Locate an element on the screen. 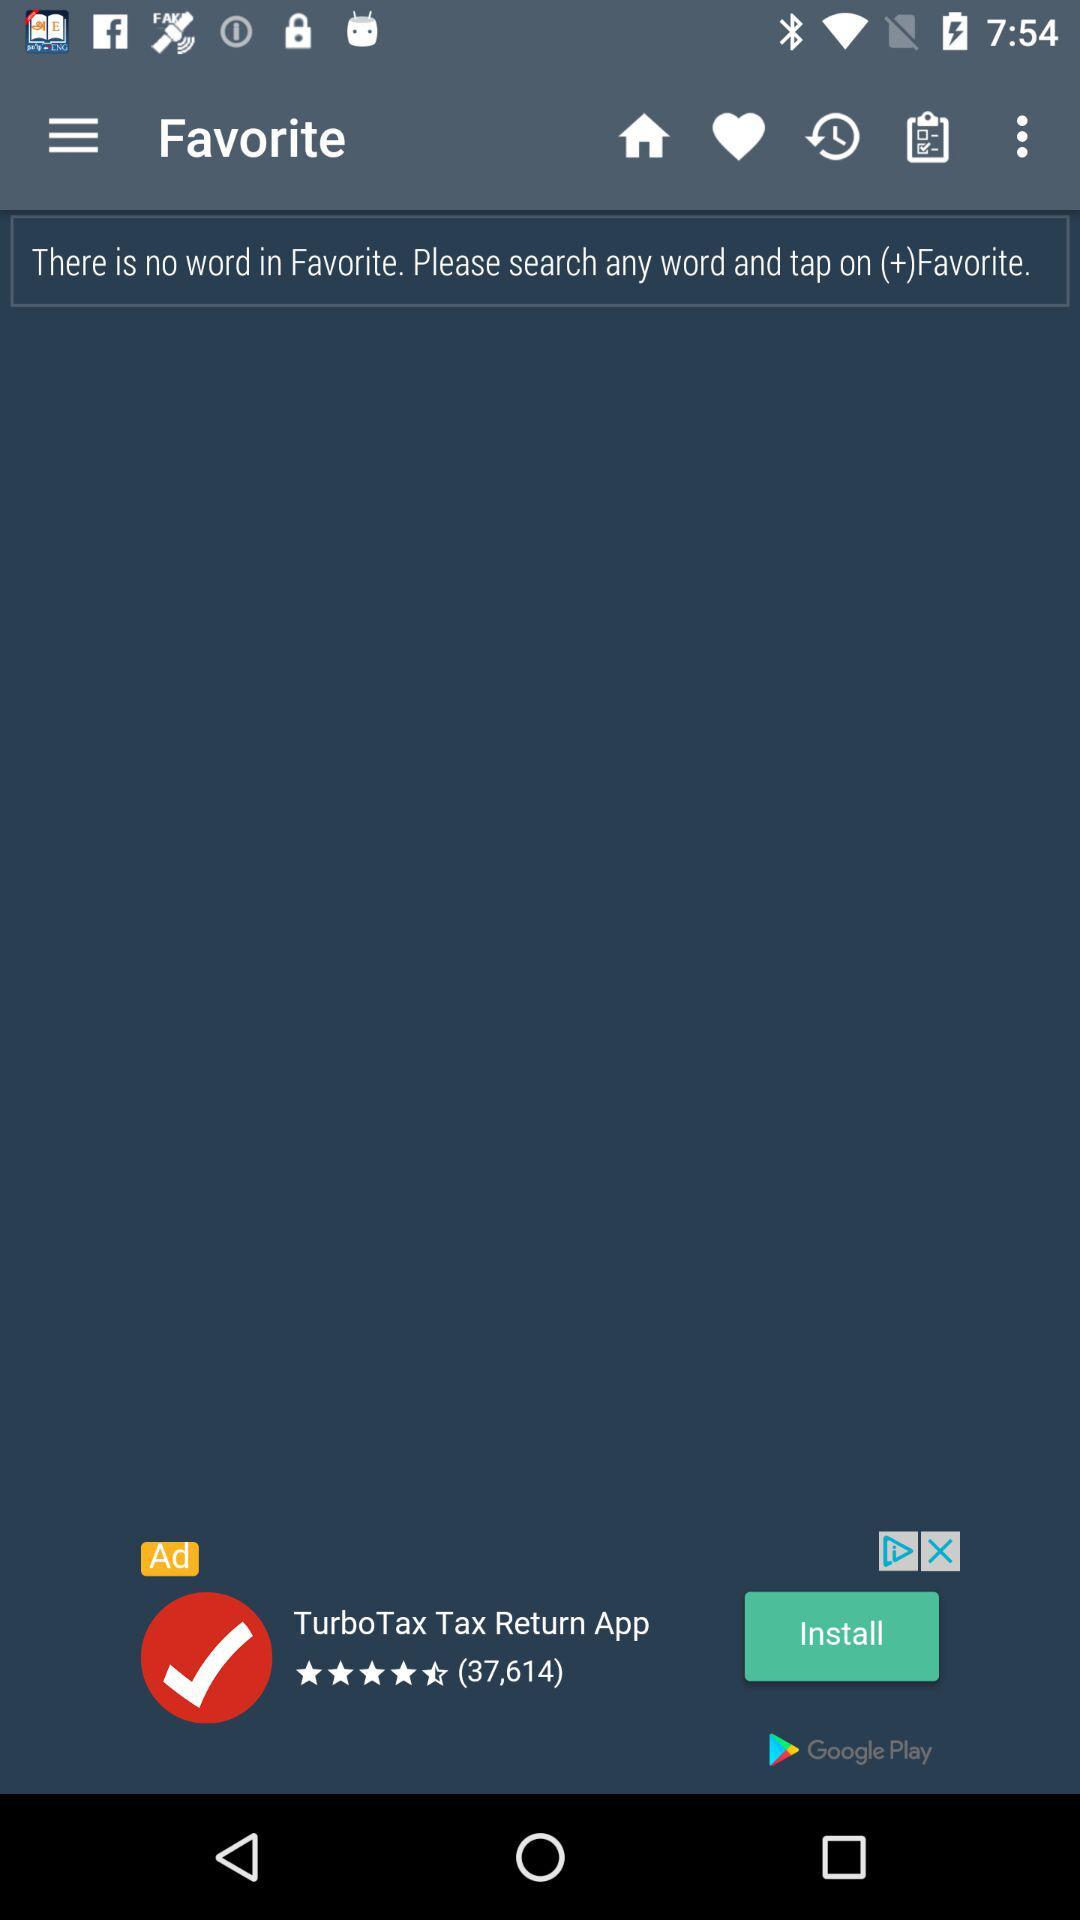 The width and height of the screenshot is (1080, 1920). open the advertisement is located at coordinates (540, 1662).